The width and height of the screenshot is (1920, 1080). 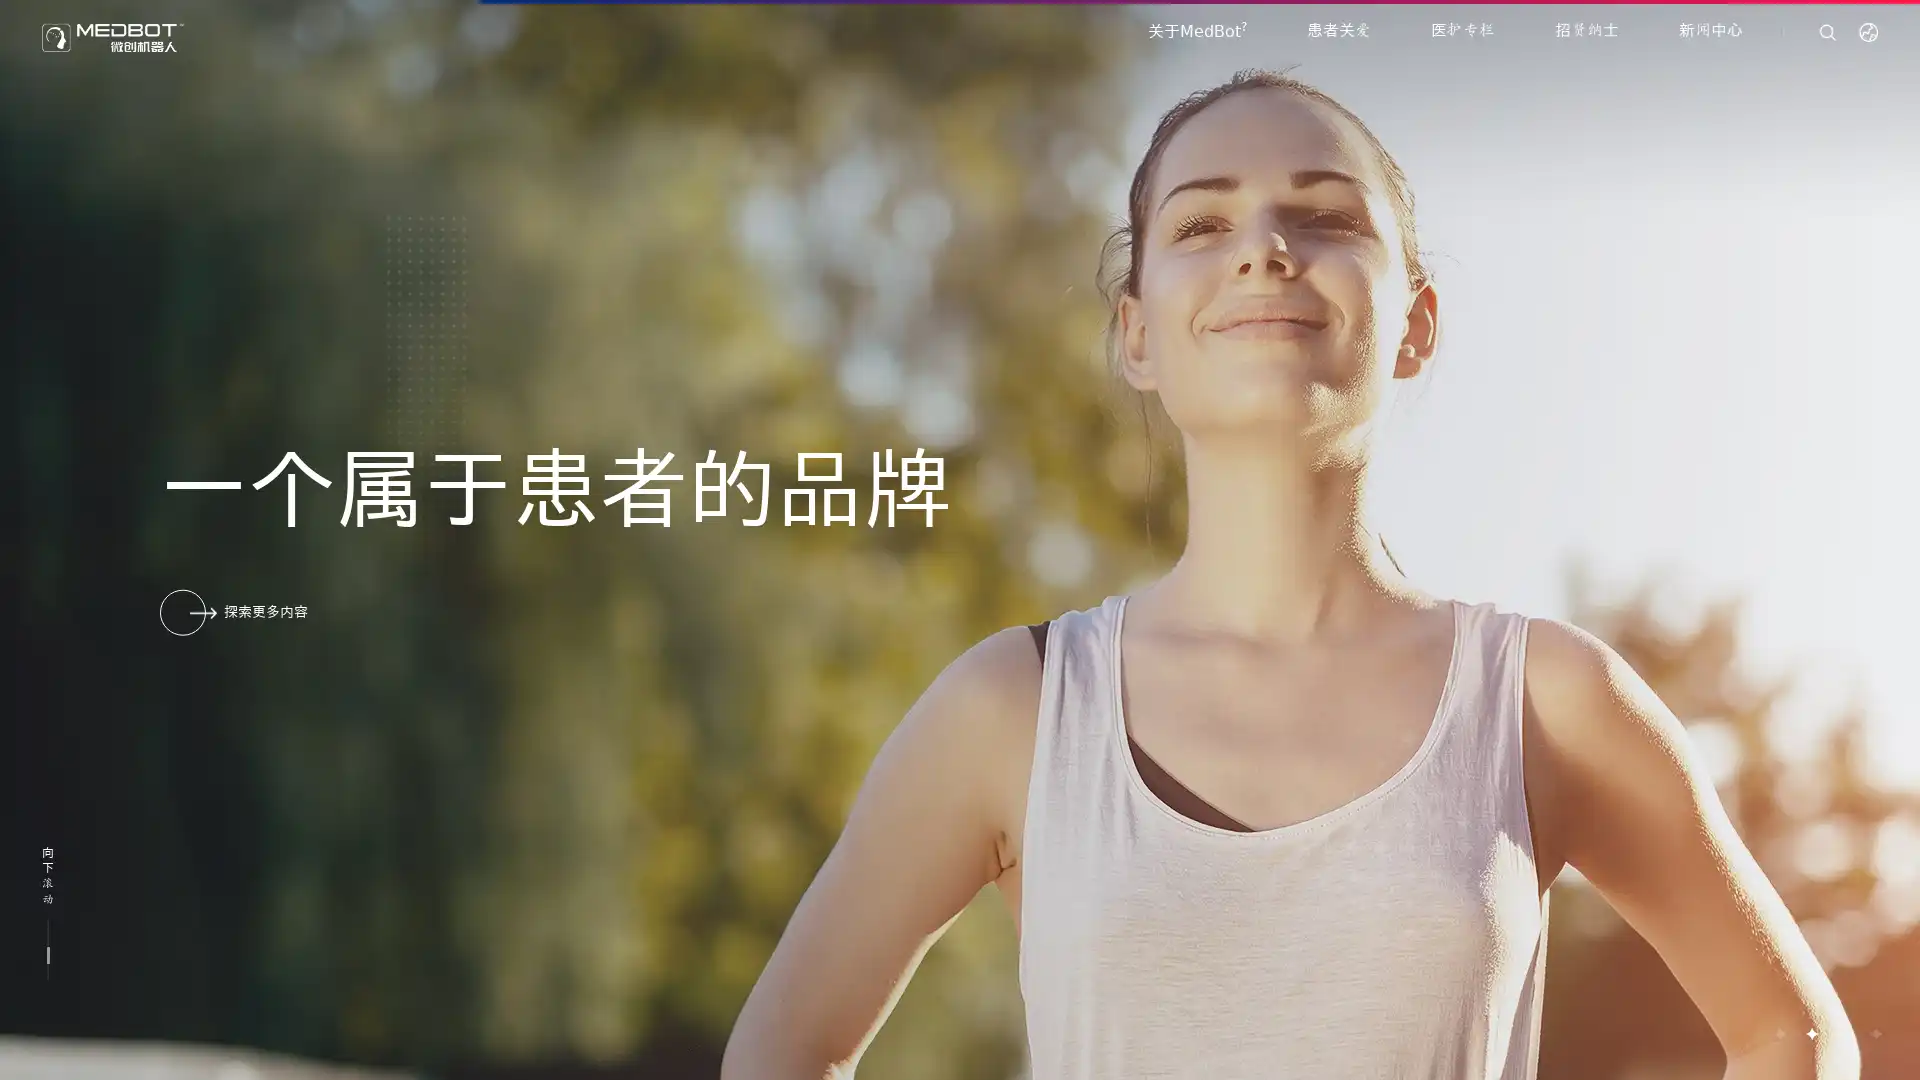 What do you see at coordinates (1842, 1033) in the screenshot?
I see `Go to slide 3` at bounding box center [1842, 1033].